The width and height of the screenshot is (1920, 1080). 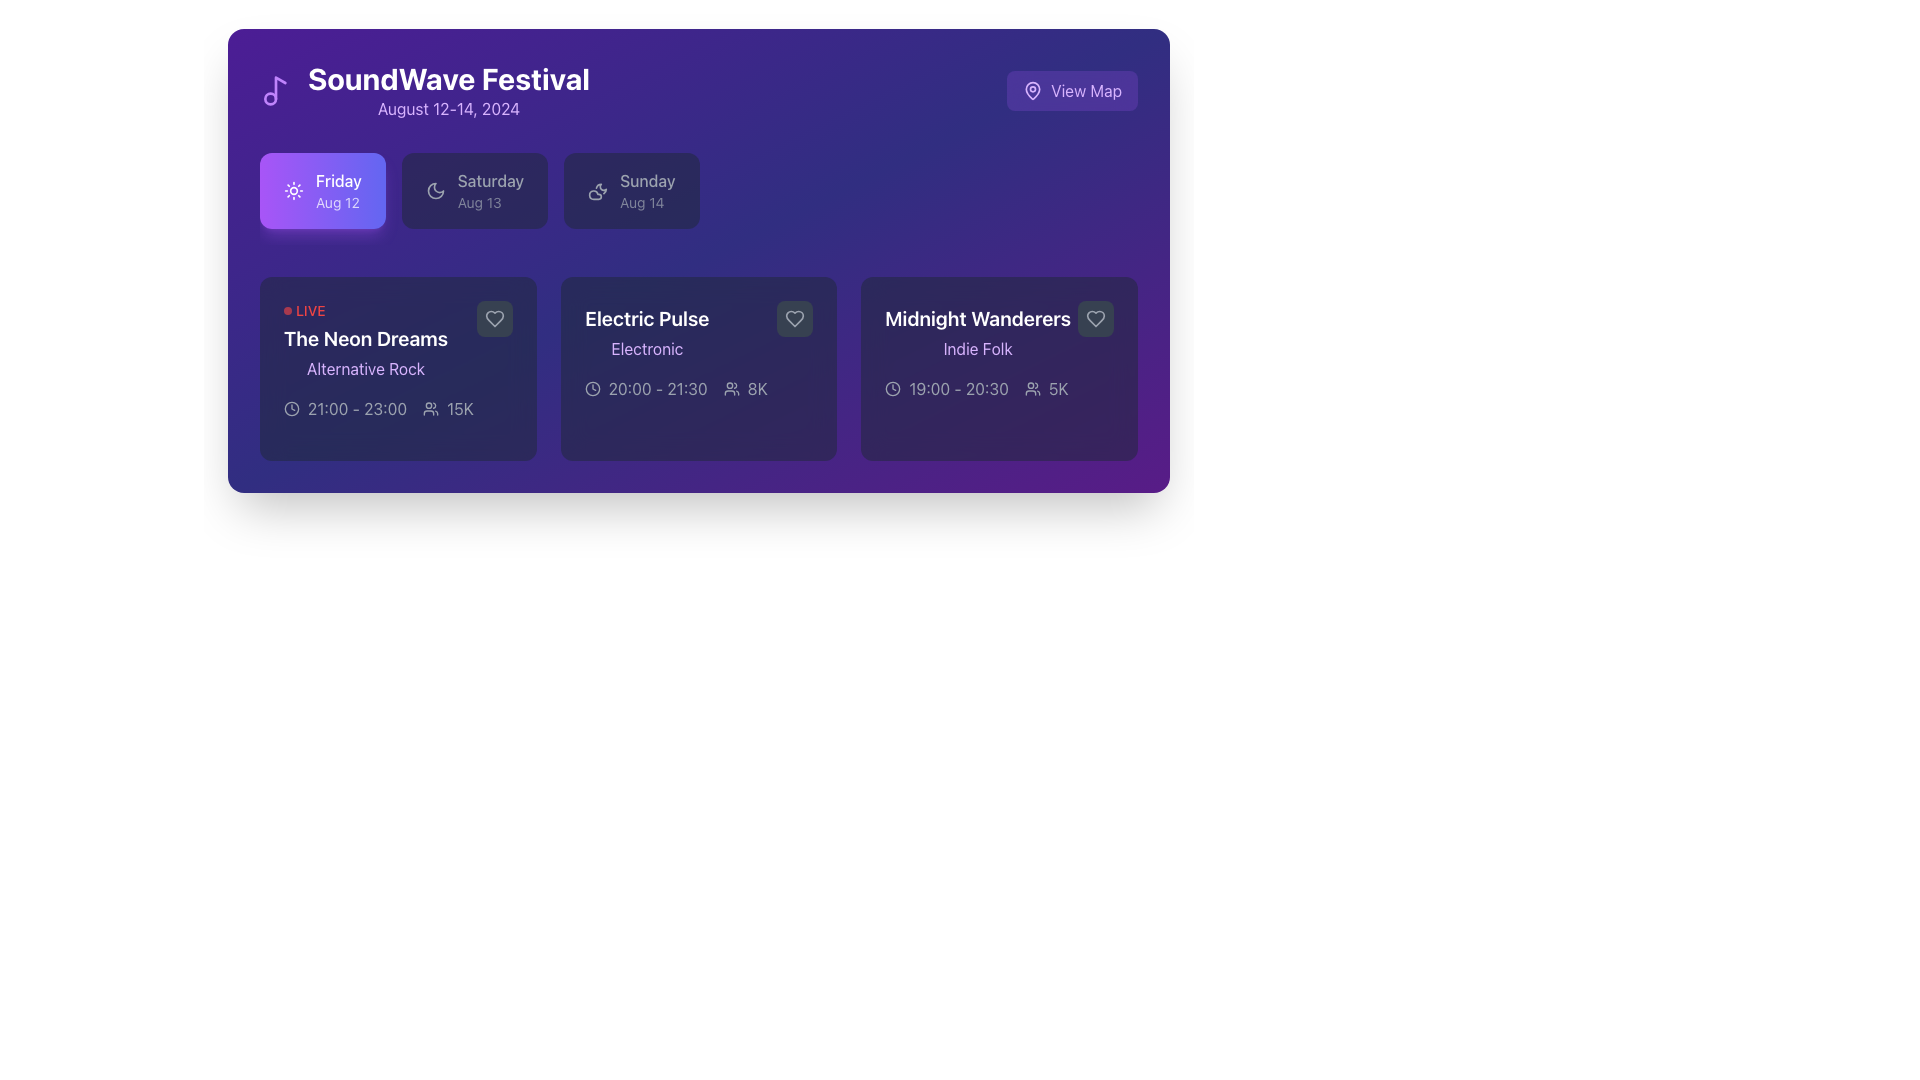 I want to click on information for the Informative label displaying the time range '20:00 - 21:30' and visitor count '8K' located in the 'Electric Pulse' section under 'Friday Aug 12', so click(x=699, y=389).